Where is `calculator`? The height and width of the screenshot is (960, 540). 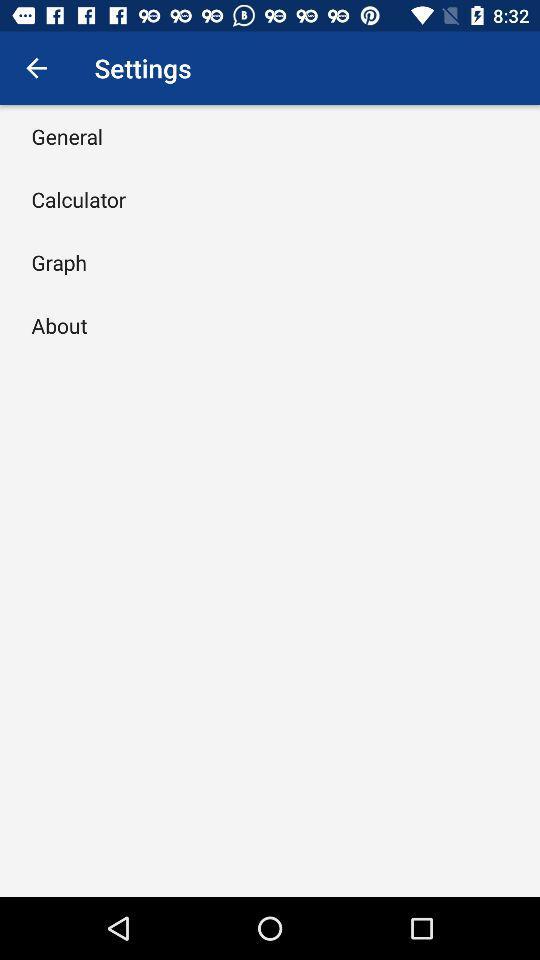 calculator is located at coordinates (77, 199).